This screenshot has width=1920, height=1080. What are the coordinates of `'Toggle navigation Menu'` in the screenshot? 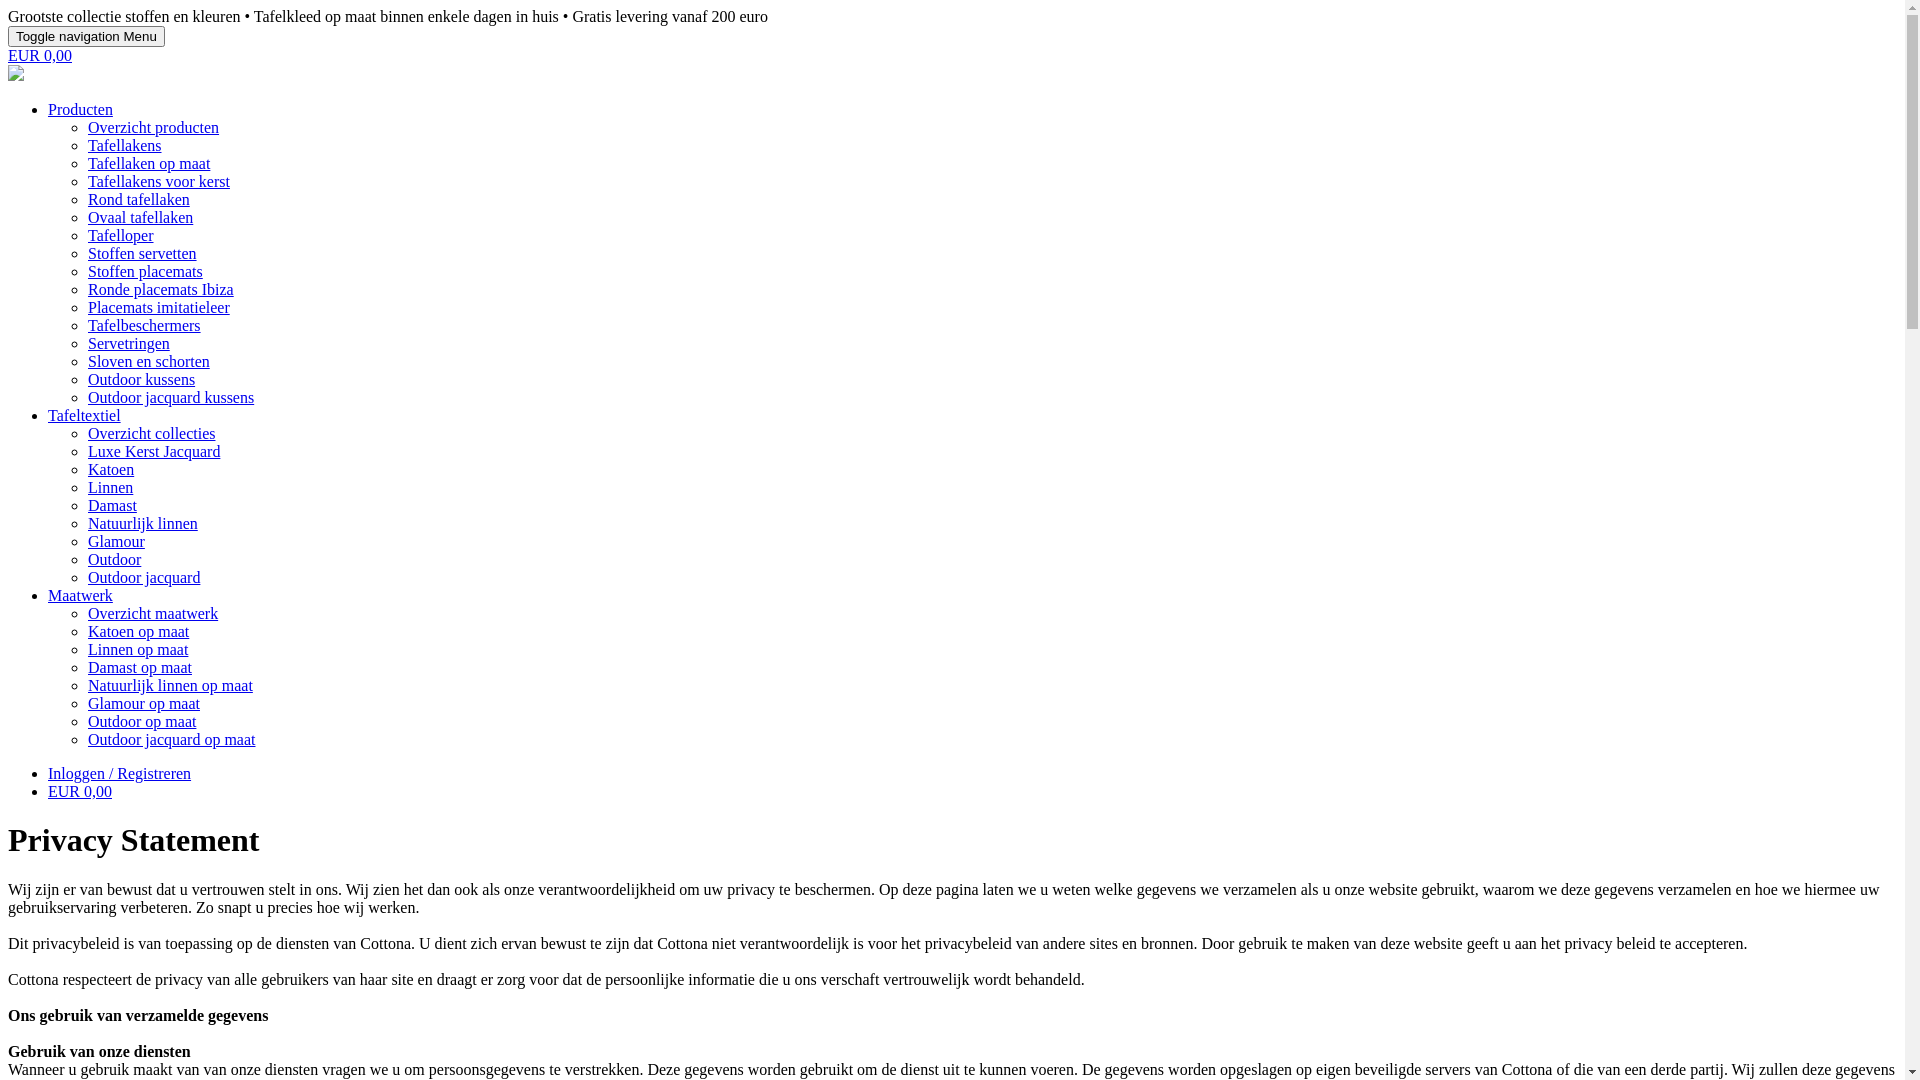 It's located at (85, 36).